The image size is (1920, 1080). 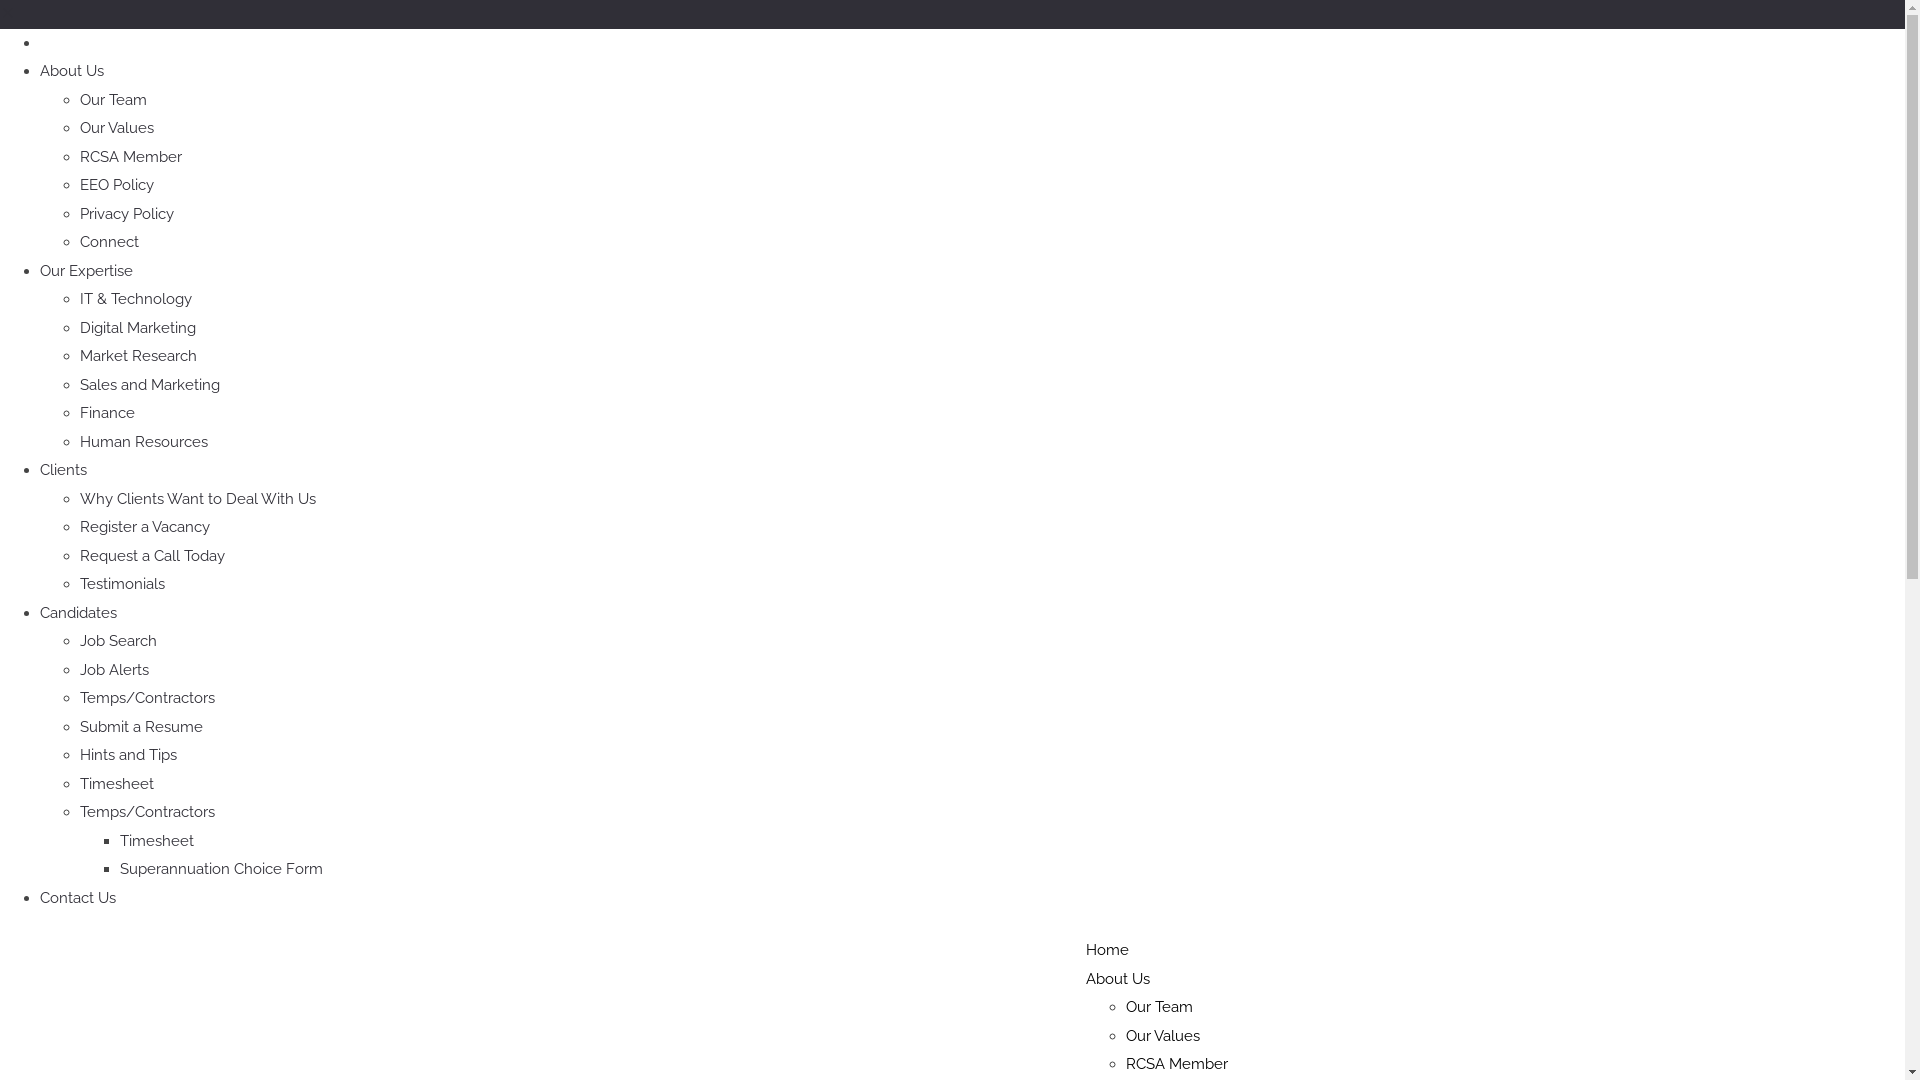 I want to click on 'Digital Marketing', so click(x=137, y=326).